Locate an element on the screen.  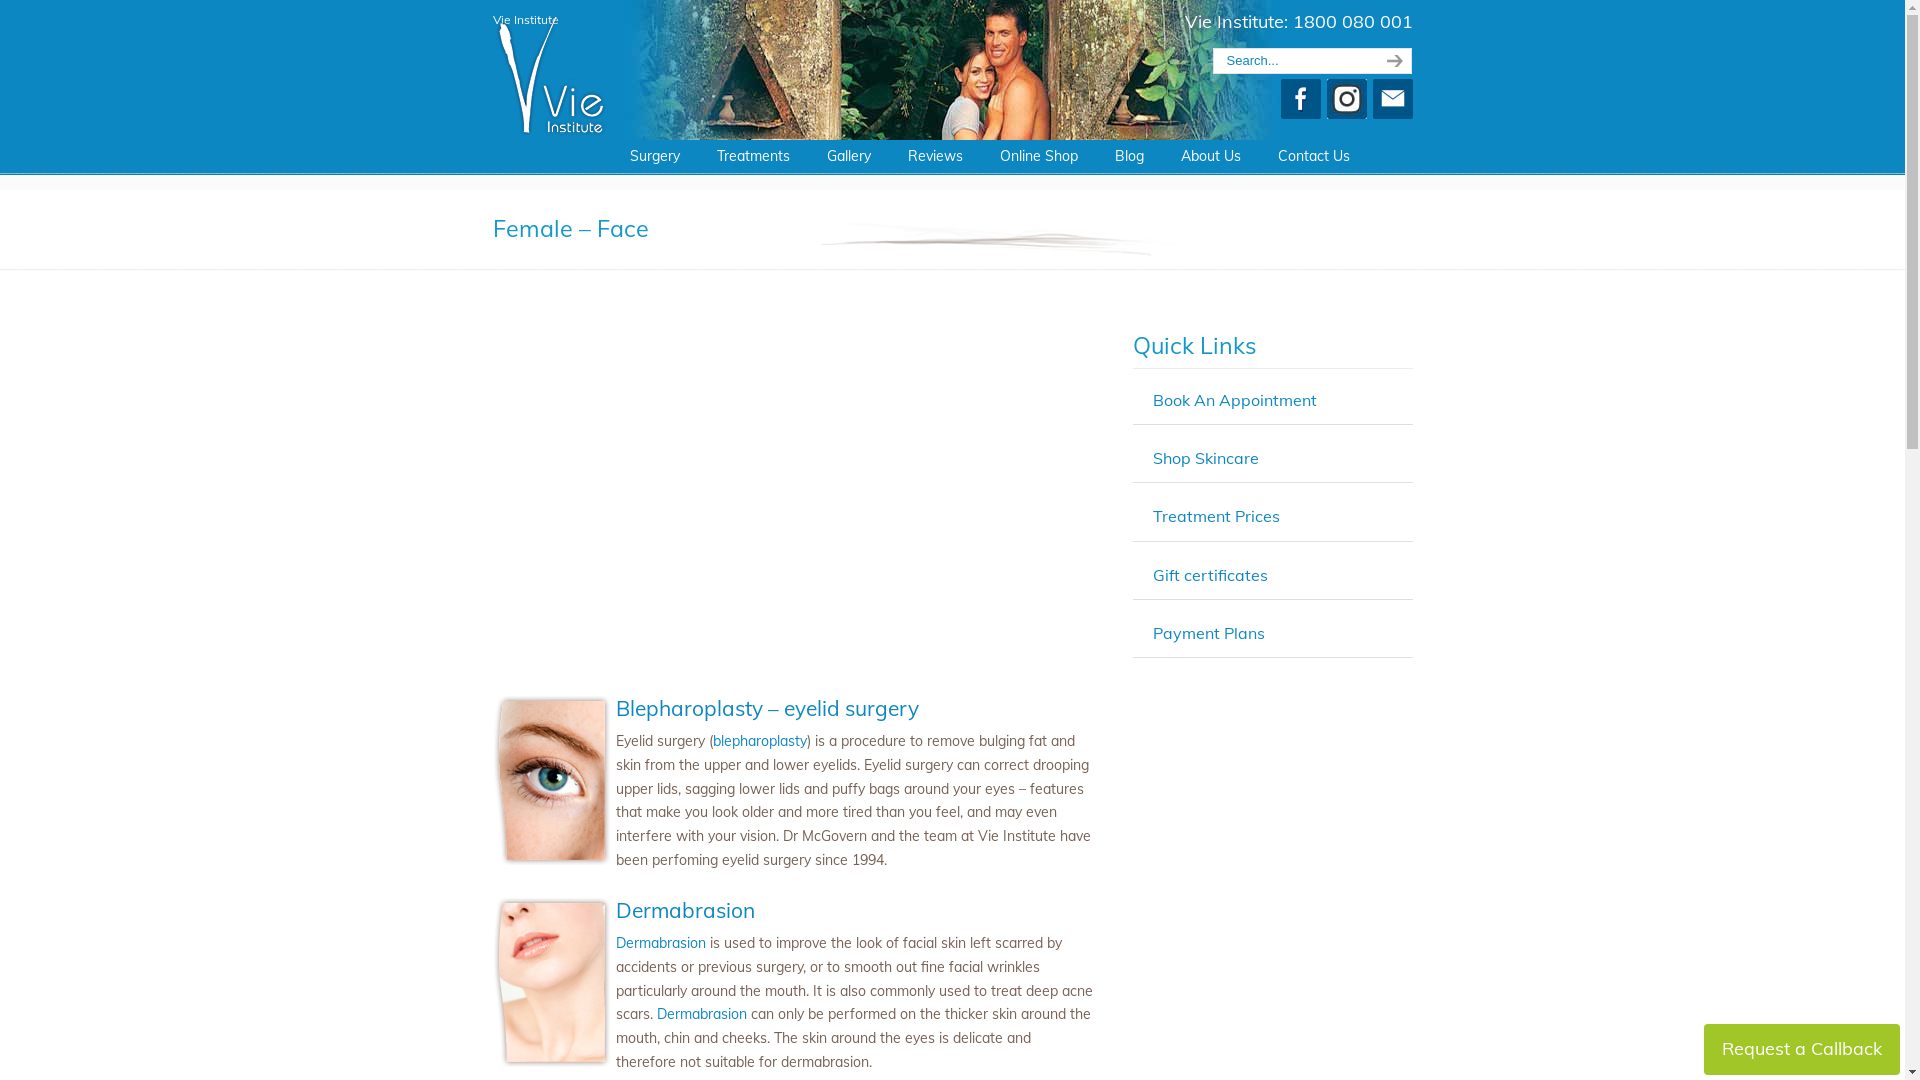
'Plastic Surgery Sunshine Coast' is located at coordinates (550, 68).